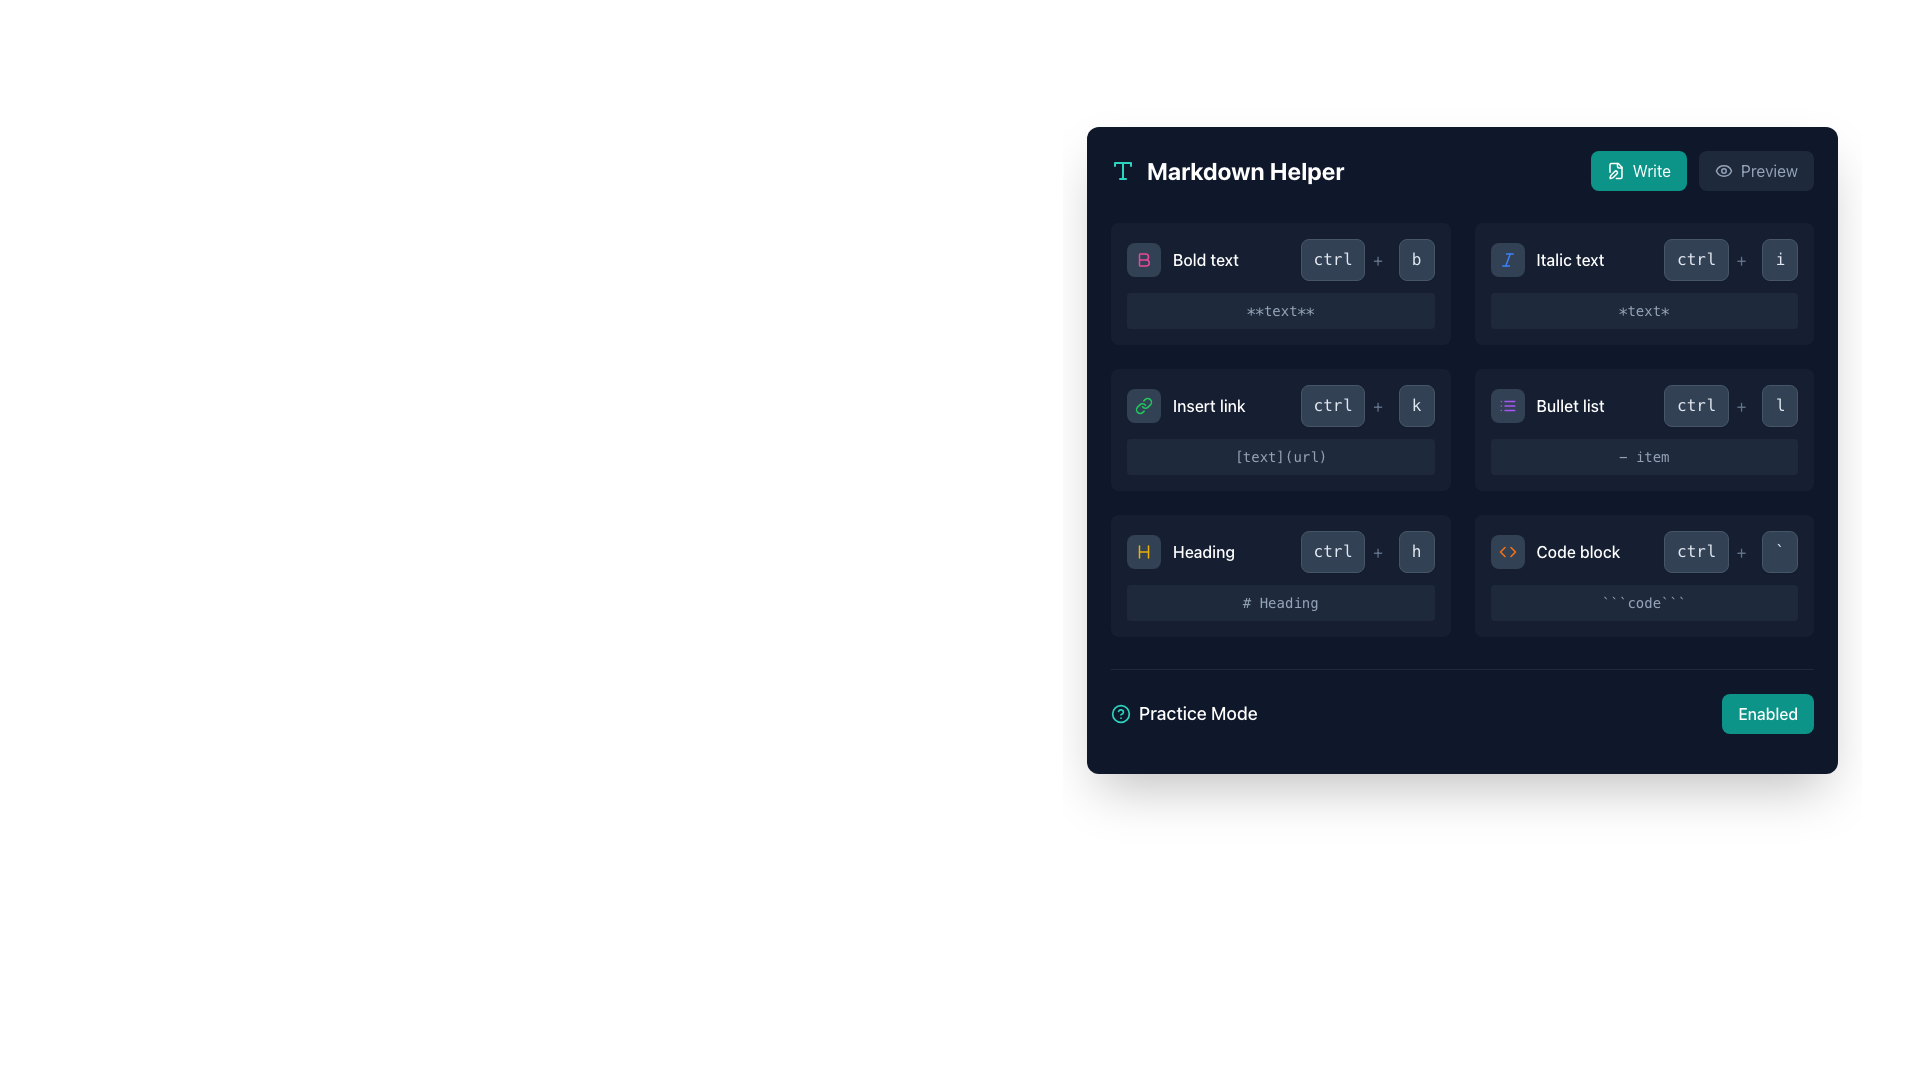 This screenshot has width=1920, height=1080. What do you see at coordinates (1415, 551) in the screenshot?
I see `the button that visually represents the 'h' key in the 'ctrl + h' shortcut for formatting headings in the Markdown Helper tool` at bounding box center [1415, 551].